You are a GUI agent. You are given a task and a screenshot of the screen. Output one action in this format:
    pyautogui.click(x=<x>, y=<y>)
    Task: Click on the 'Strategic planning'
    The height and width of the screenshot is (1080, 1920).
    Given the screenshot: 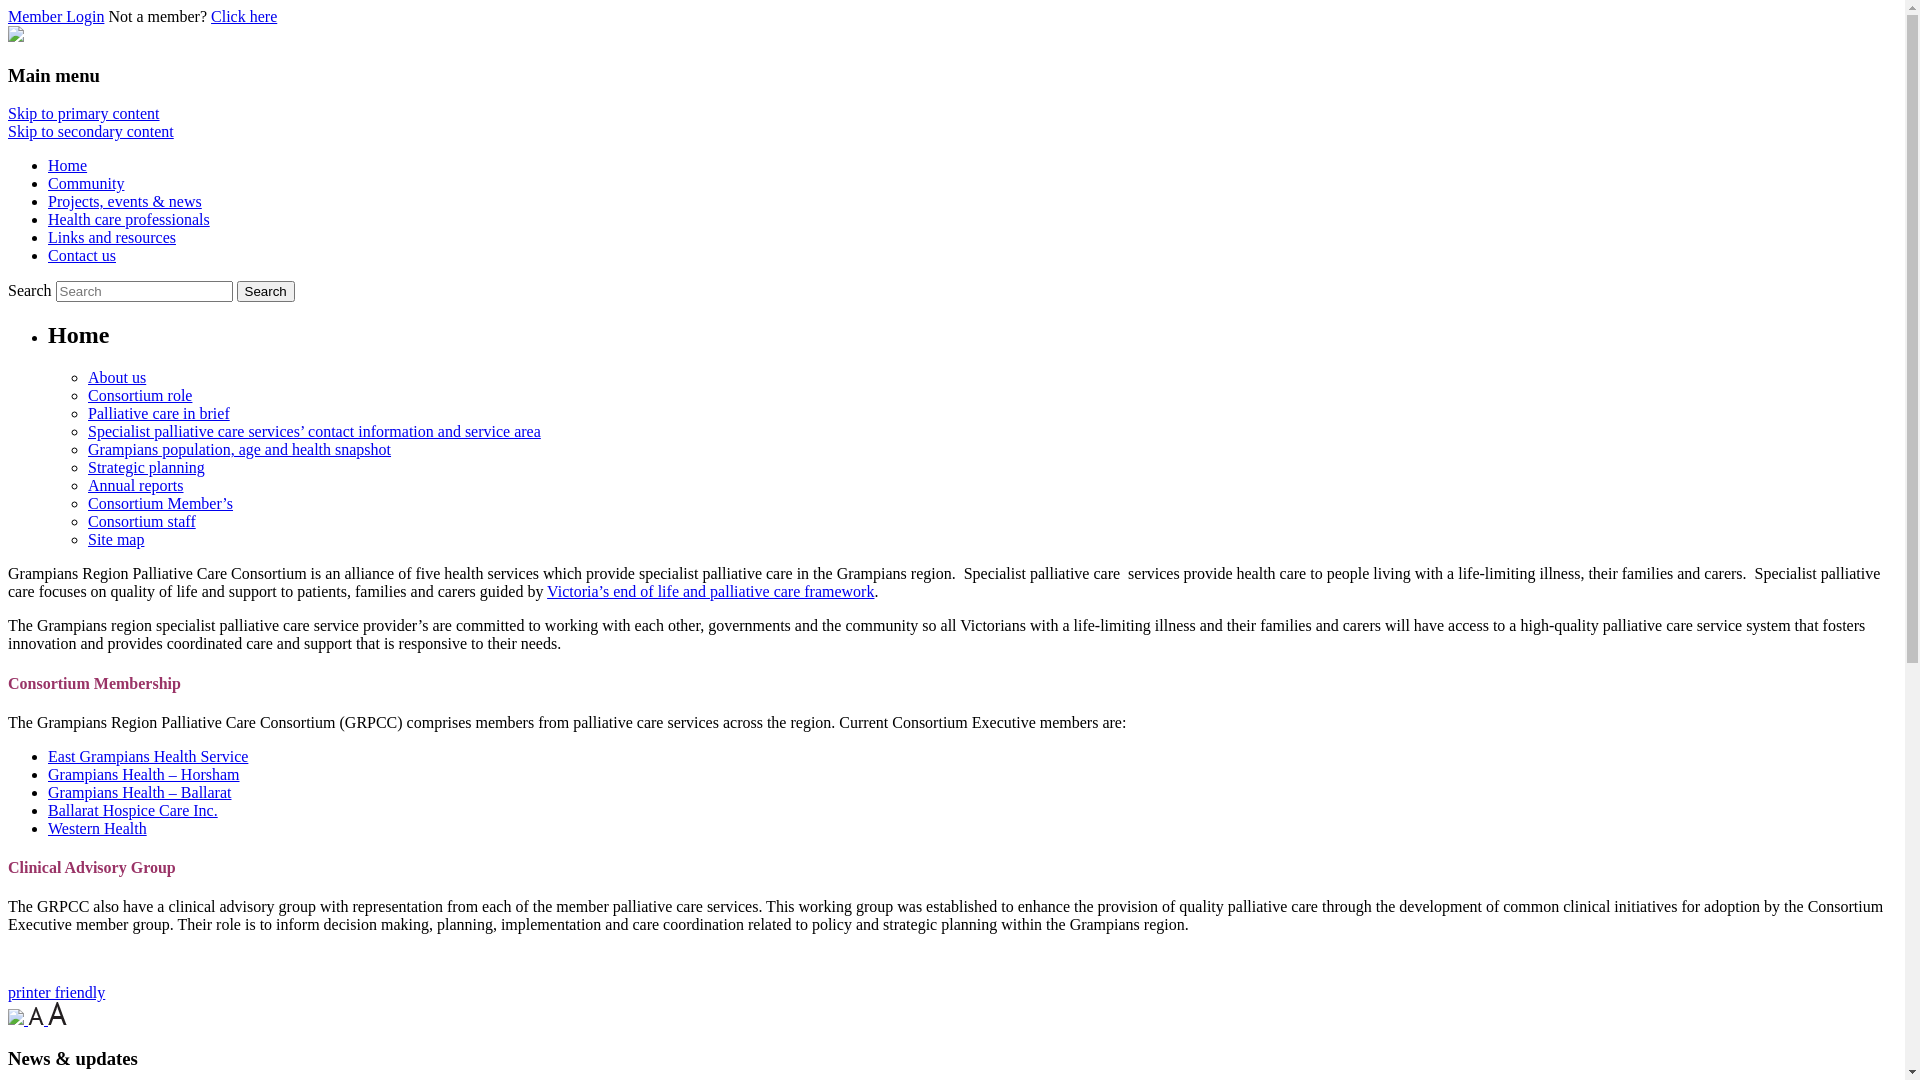 What is the action you would take?
    pyautogui.click(x=145, y=467)
    